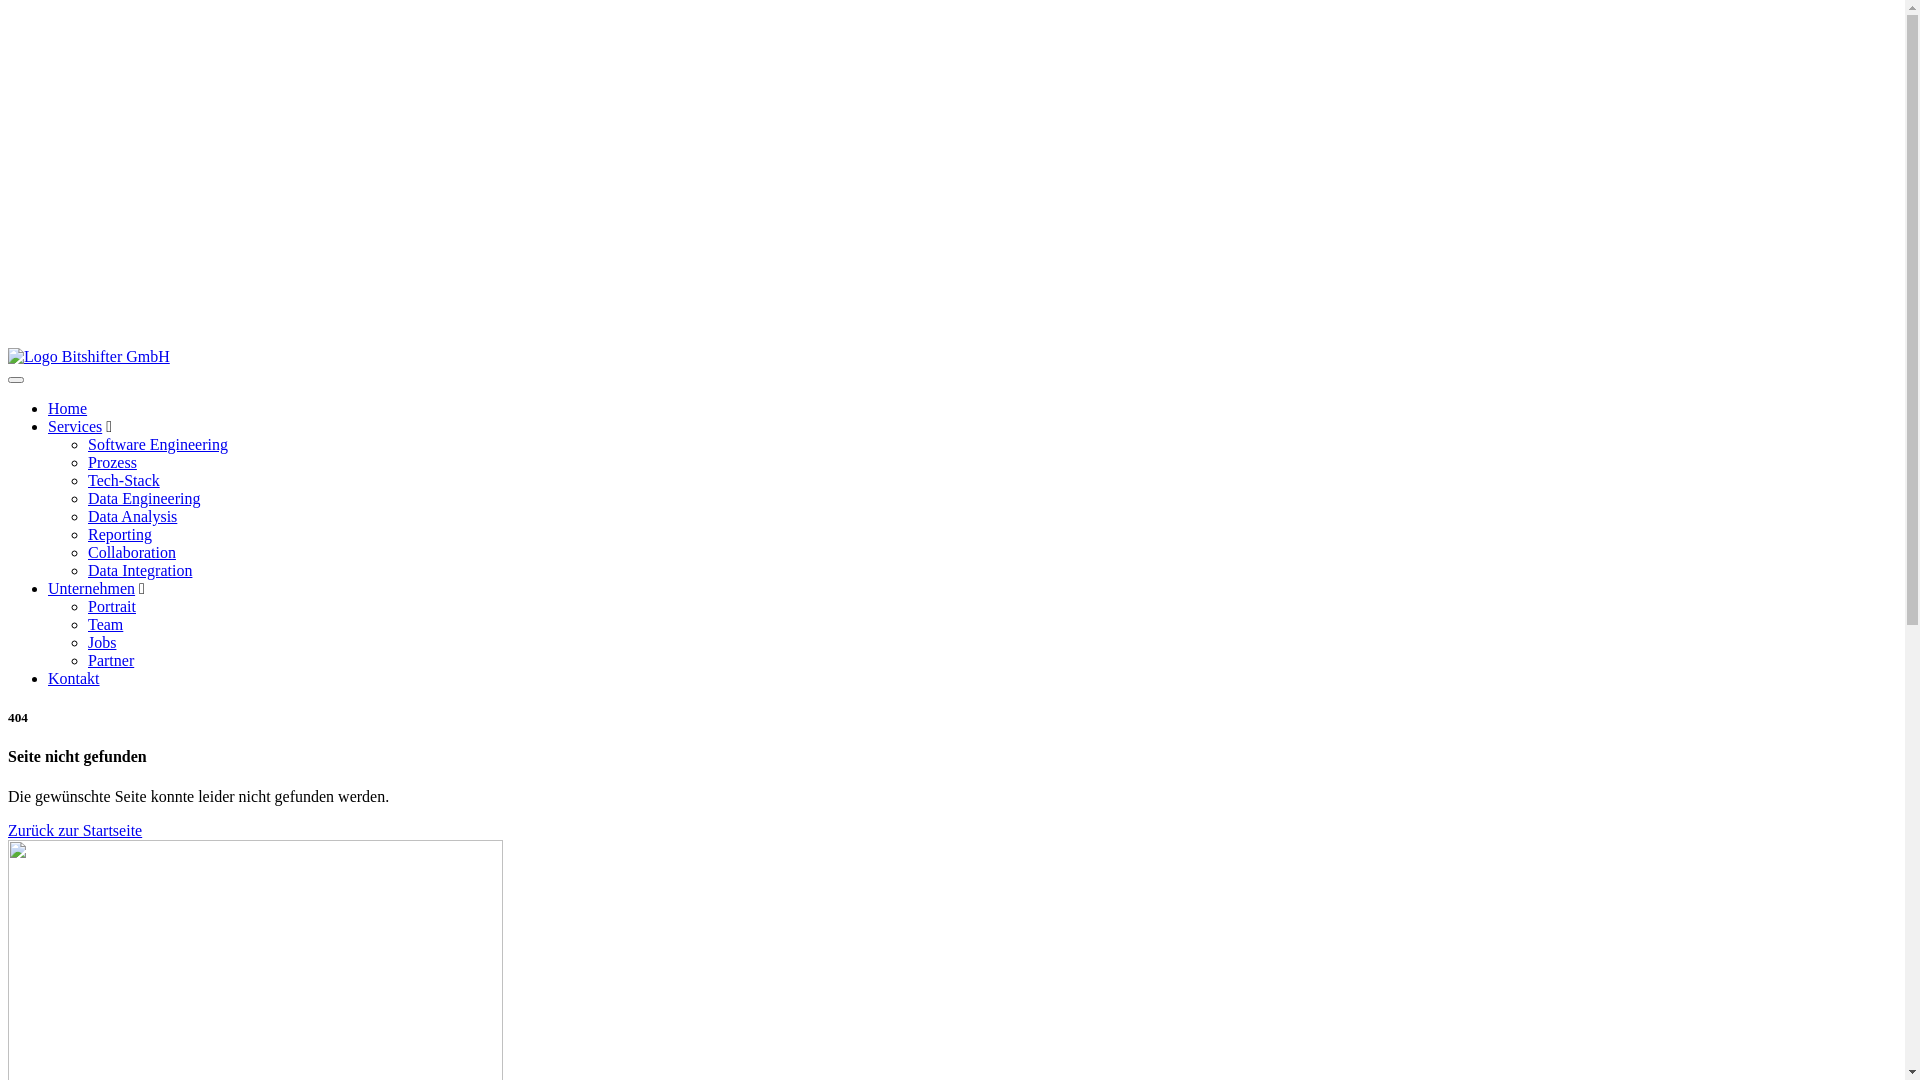 The height and width of the screenshot is (1080, 1920). What do you see at coordinates (143, 497) in the screenshot?
I see `'Data Engineering'` at bounding box center [143, 497].